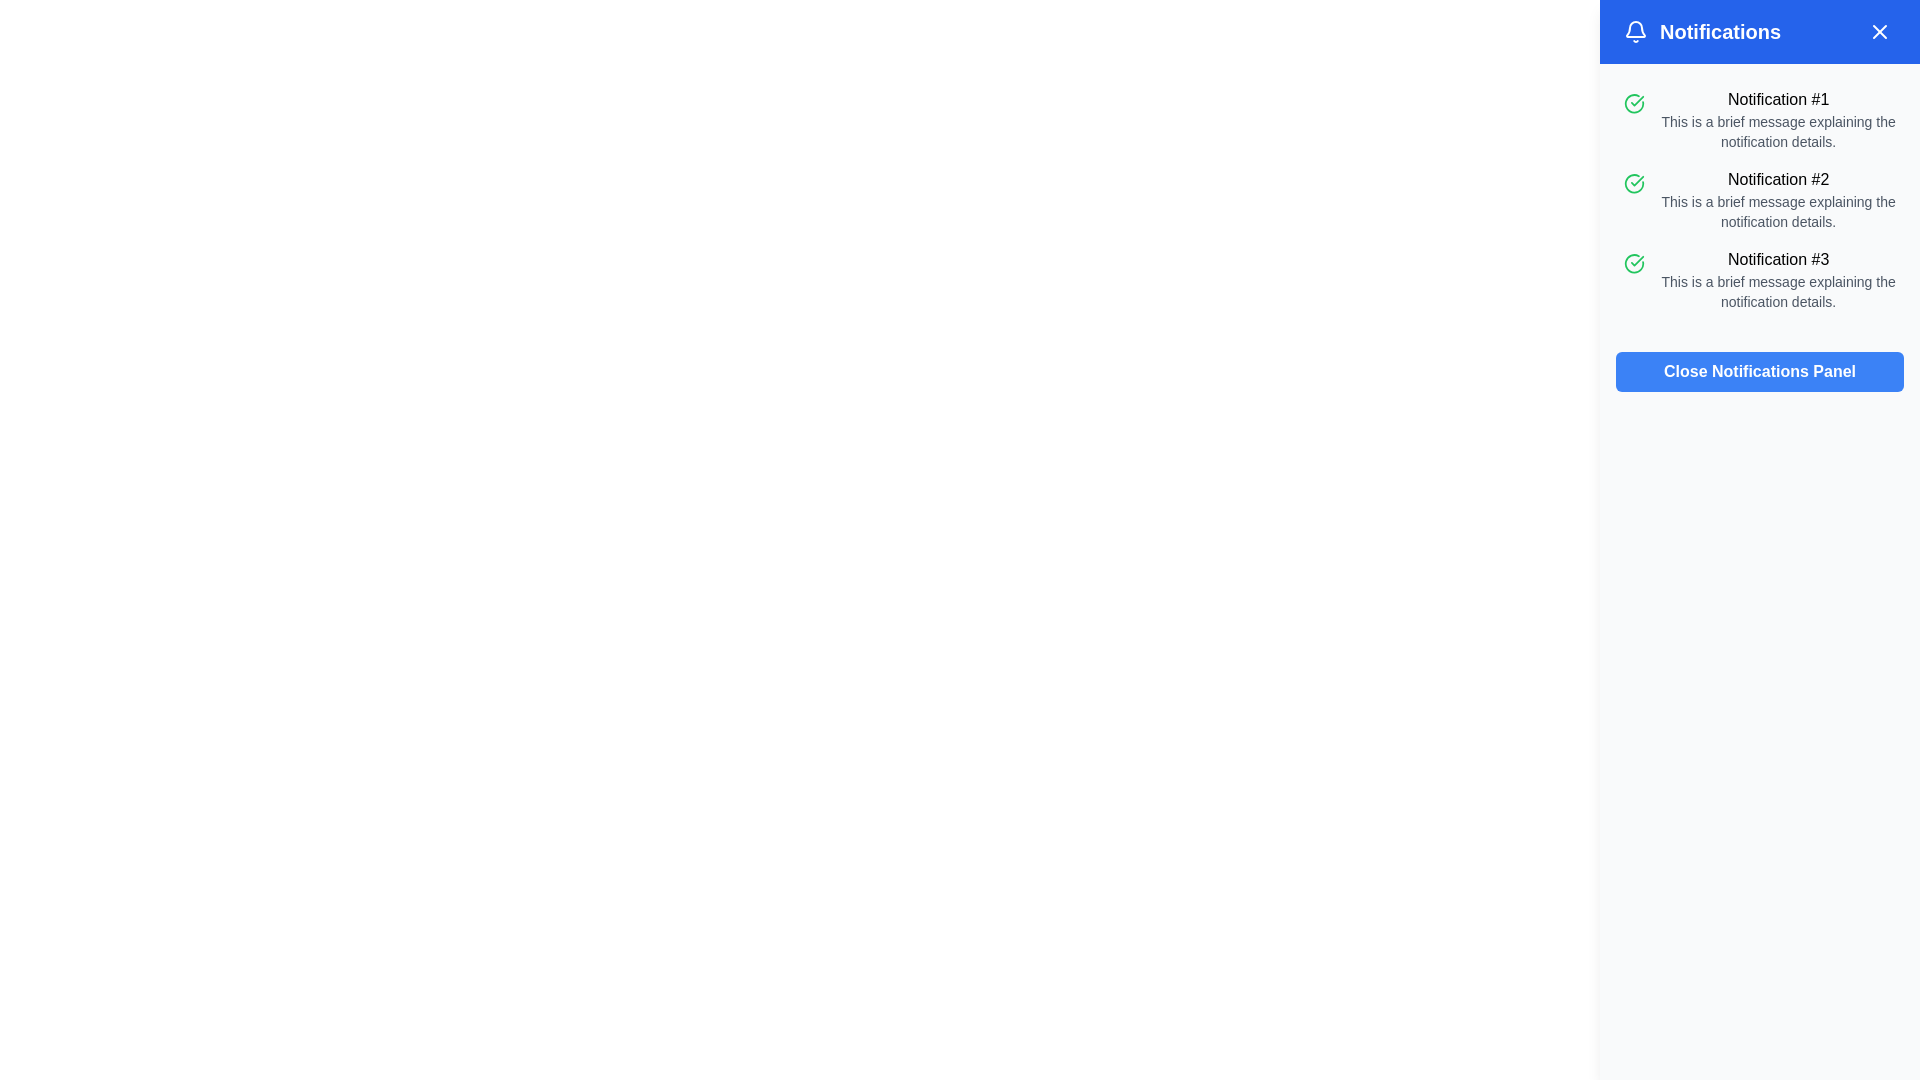  Describe the element at coordinates (1634, 104) in the screenshot. I see `the success status indicator icon located to the far-left of 'Notification #1', which signifies the status of the notification` at that location.